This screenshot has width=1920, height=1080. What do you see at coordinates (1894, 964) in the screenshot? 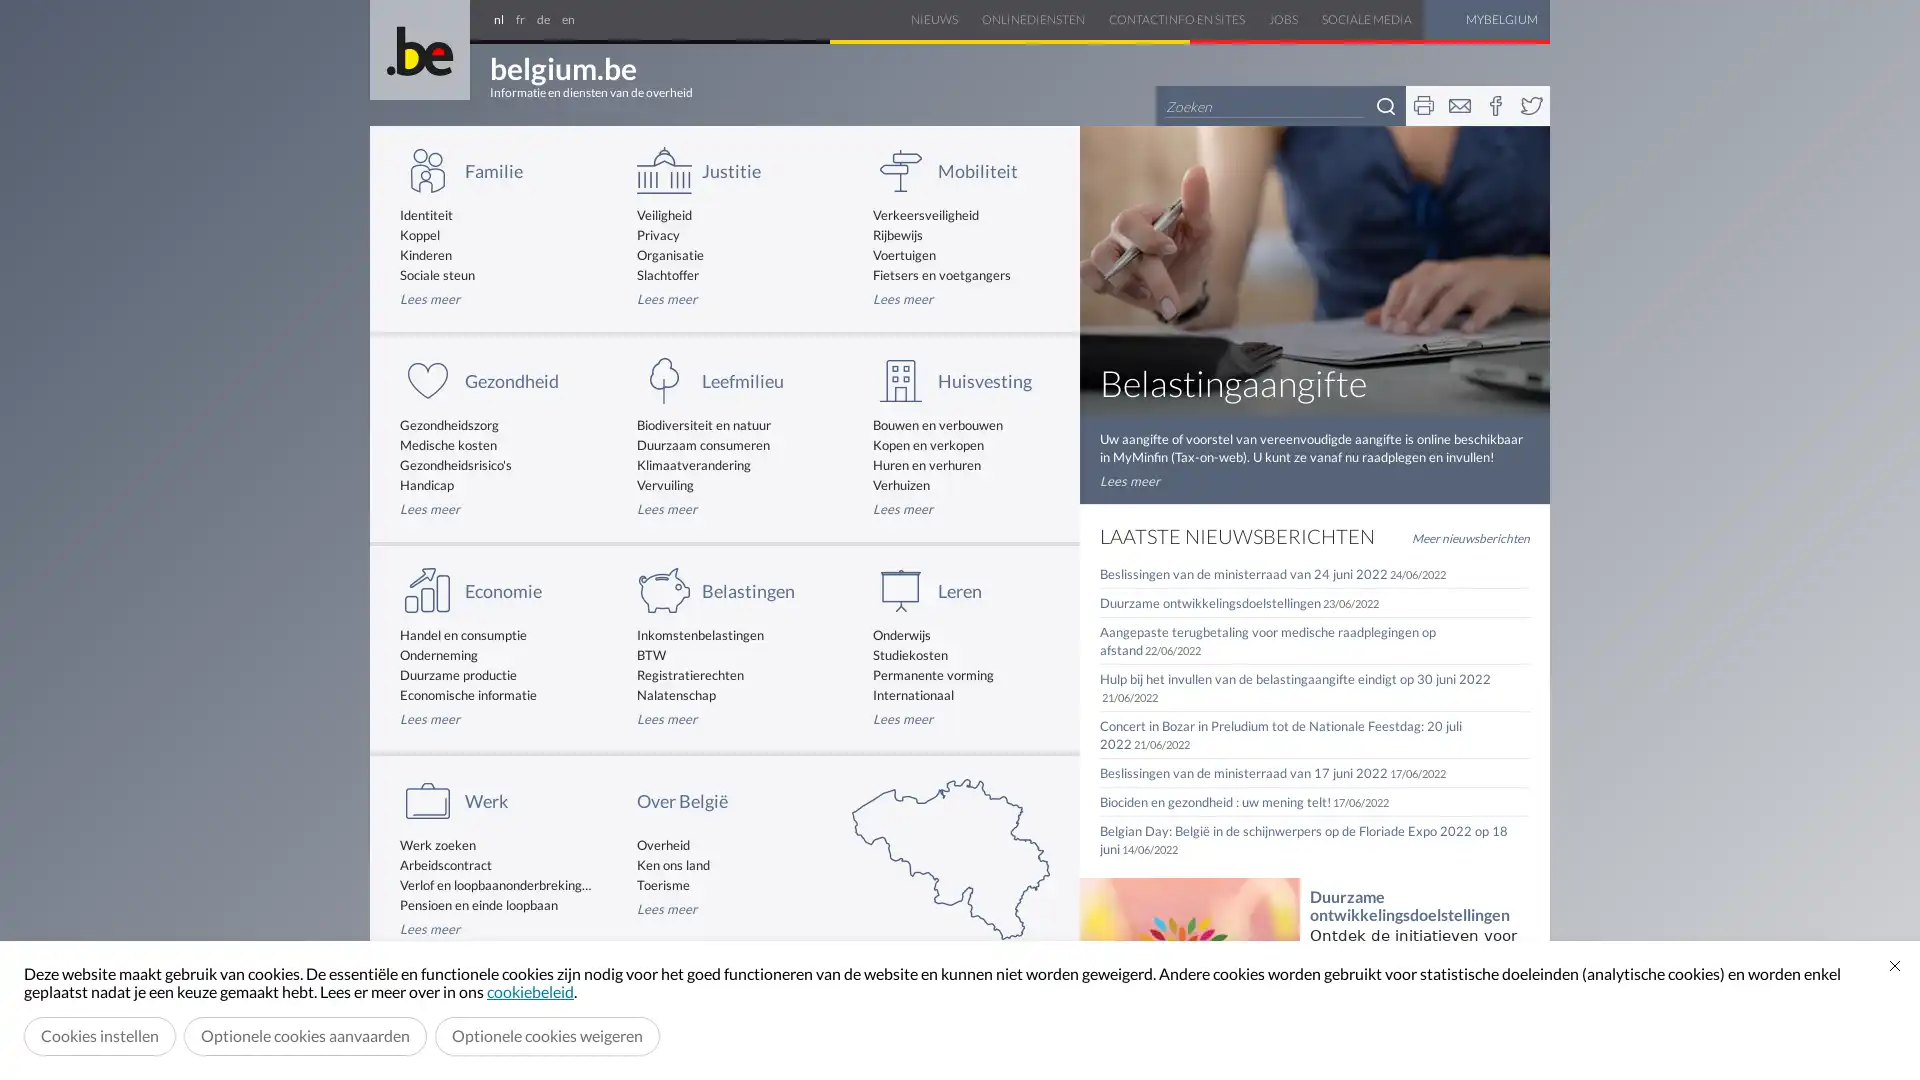
I see `Sluiten` at bounding box center [1894, 964].